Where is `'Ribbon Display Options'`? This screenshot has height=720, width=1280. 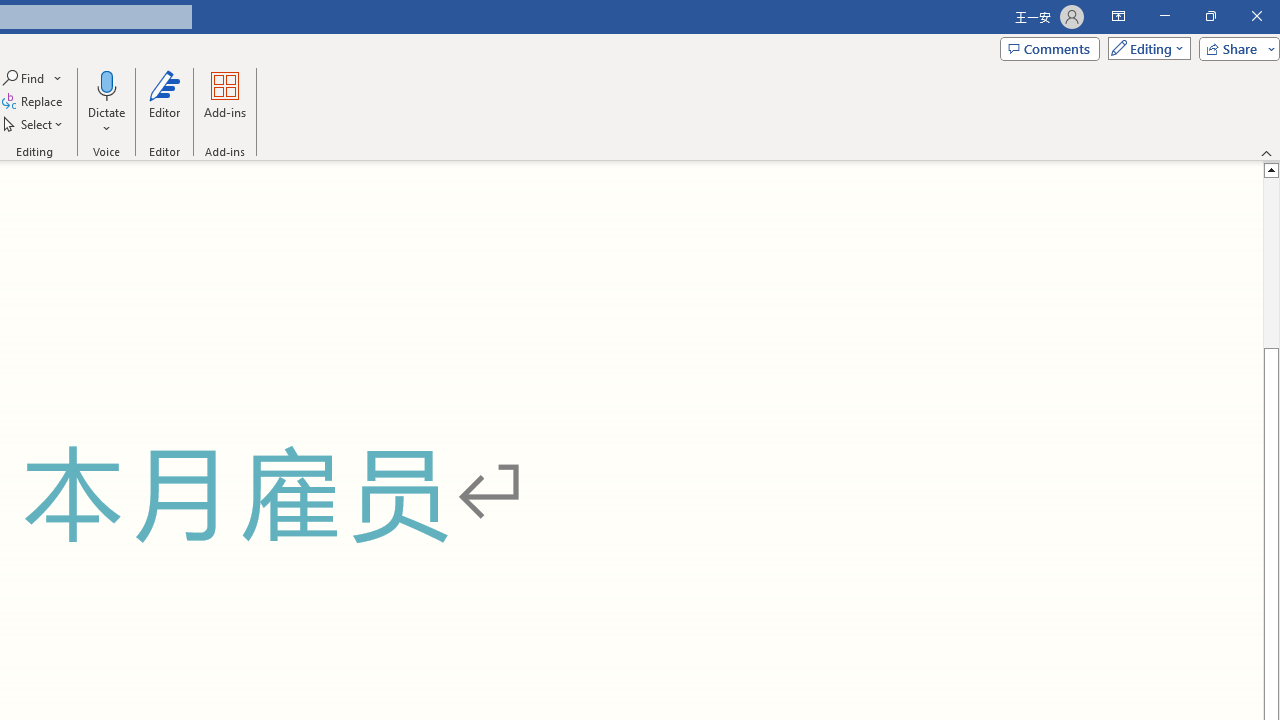
'Ribbon Display Options' is located at coordinates (1117, 16).